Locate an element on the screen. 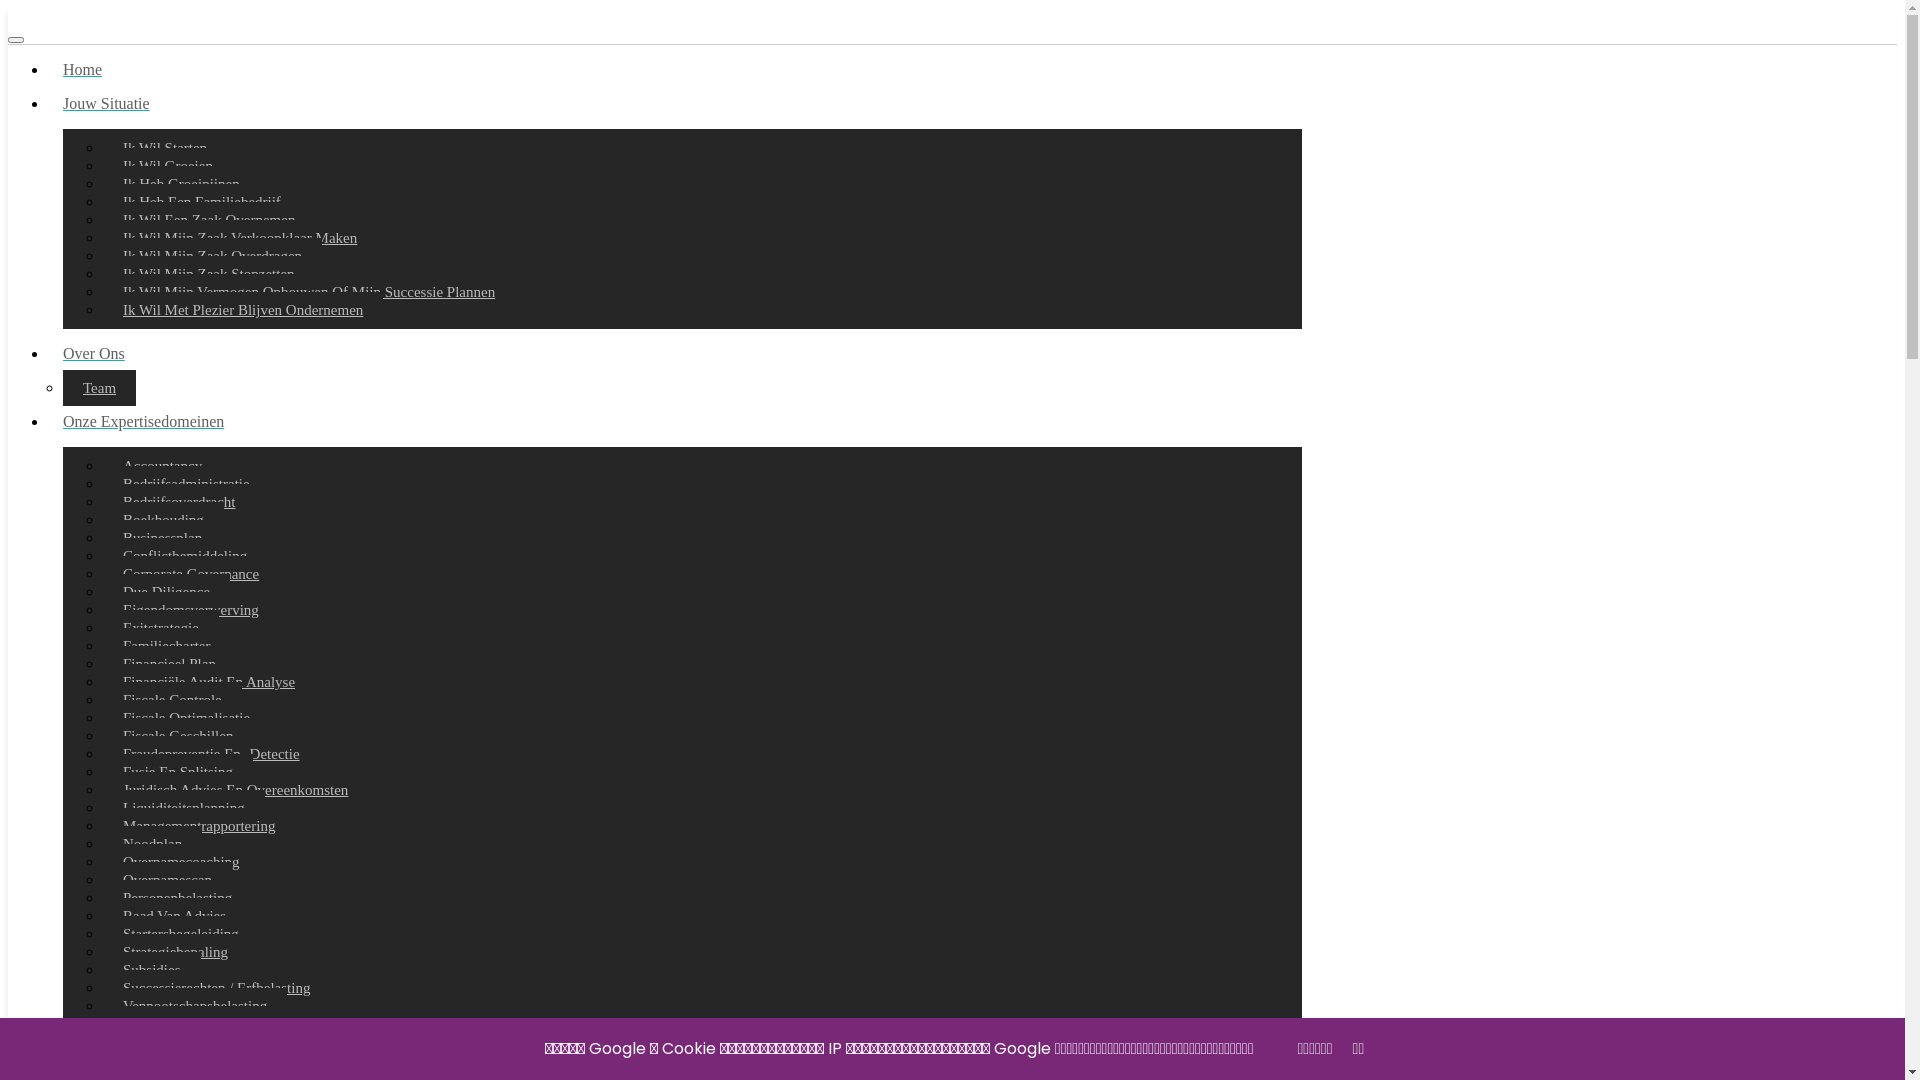 Image resolution: width=1920 pixels, height=1080 pixels. 'Ik Heb Een Familiebedrijf' is located at coordinates (201, 201).